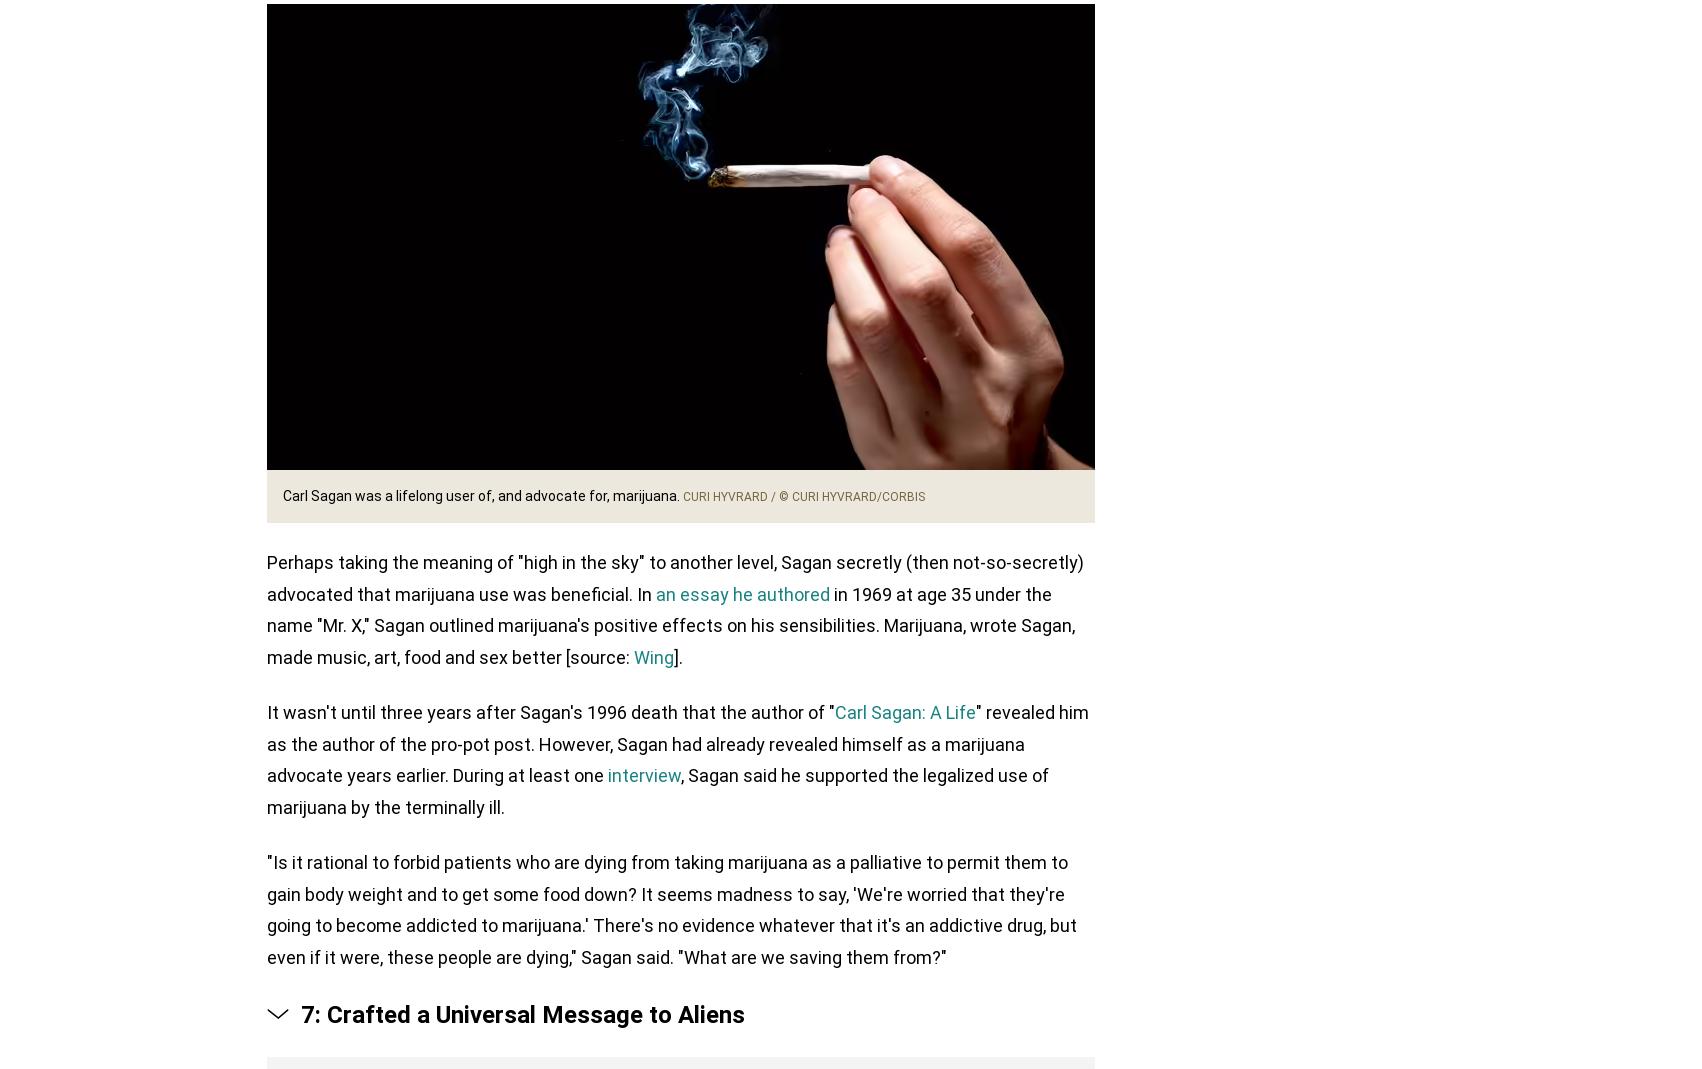 The image size is (1702, 1069). I want to click on '].', so click(673, 656).